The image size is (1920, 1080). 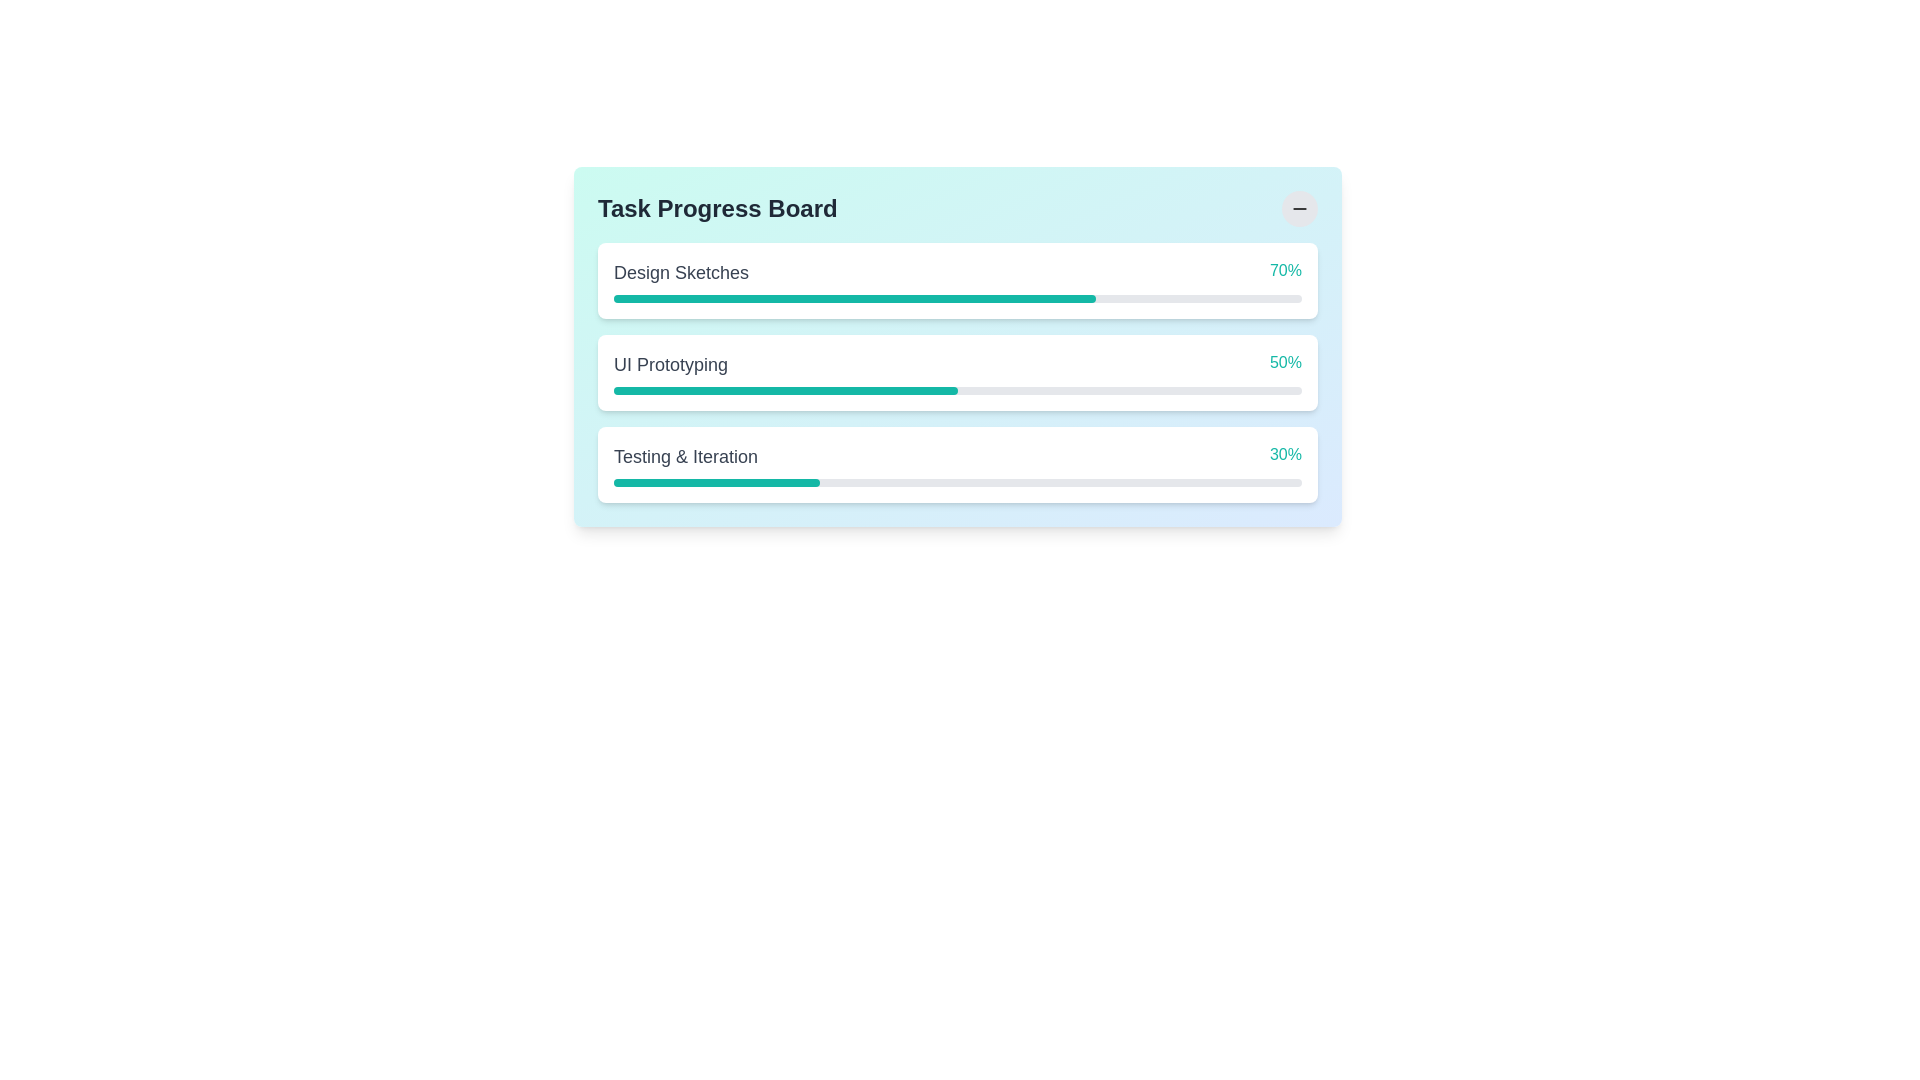 I want to click on the second progress bar in the 'Task Progress Board' labeled 'UI Prototyping', which has a gray background and a teal-filled portion indicating progress, so click(x=957, y=390).